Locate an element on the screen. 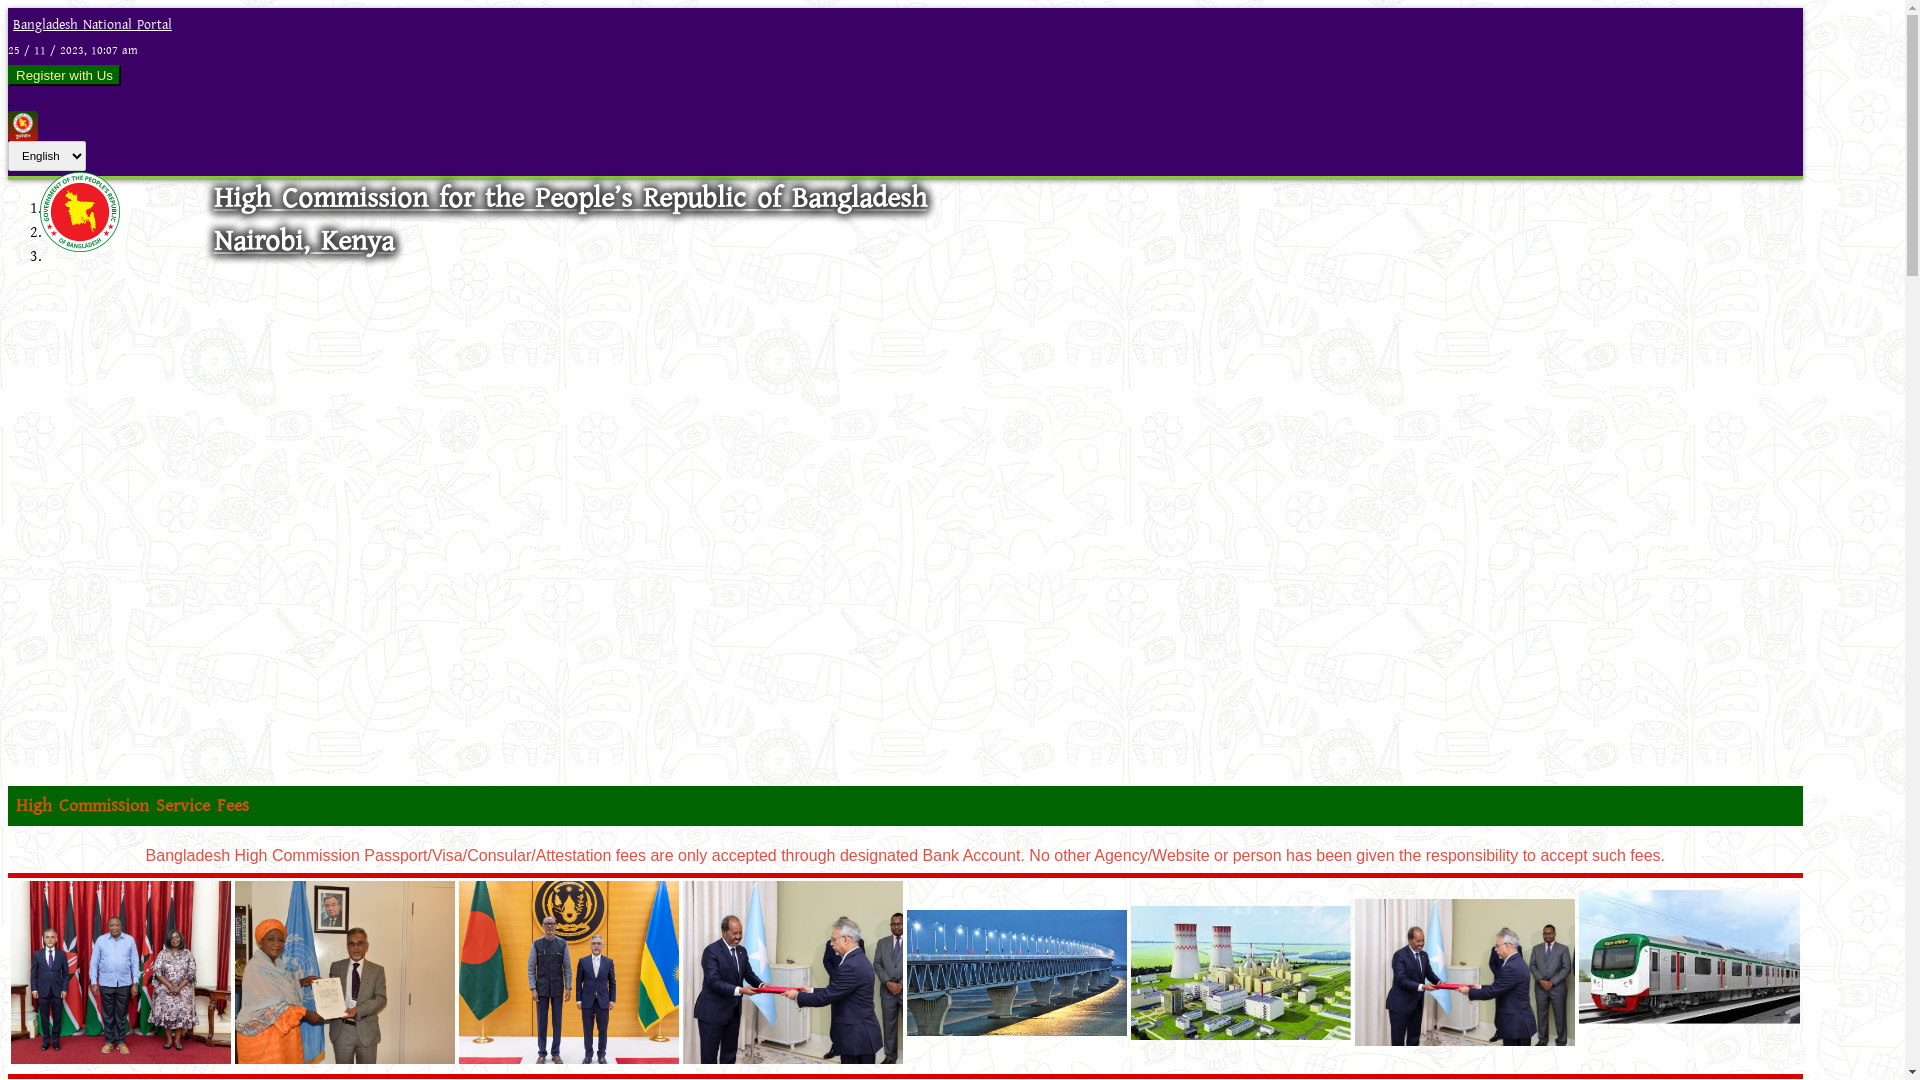  'Register with Us' is located at coordinates (64, 74).